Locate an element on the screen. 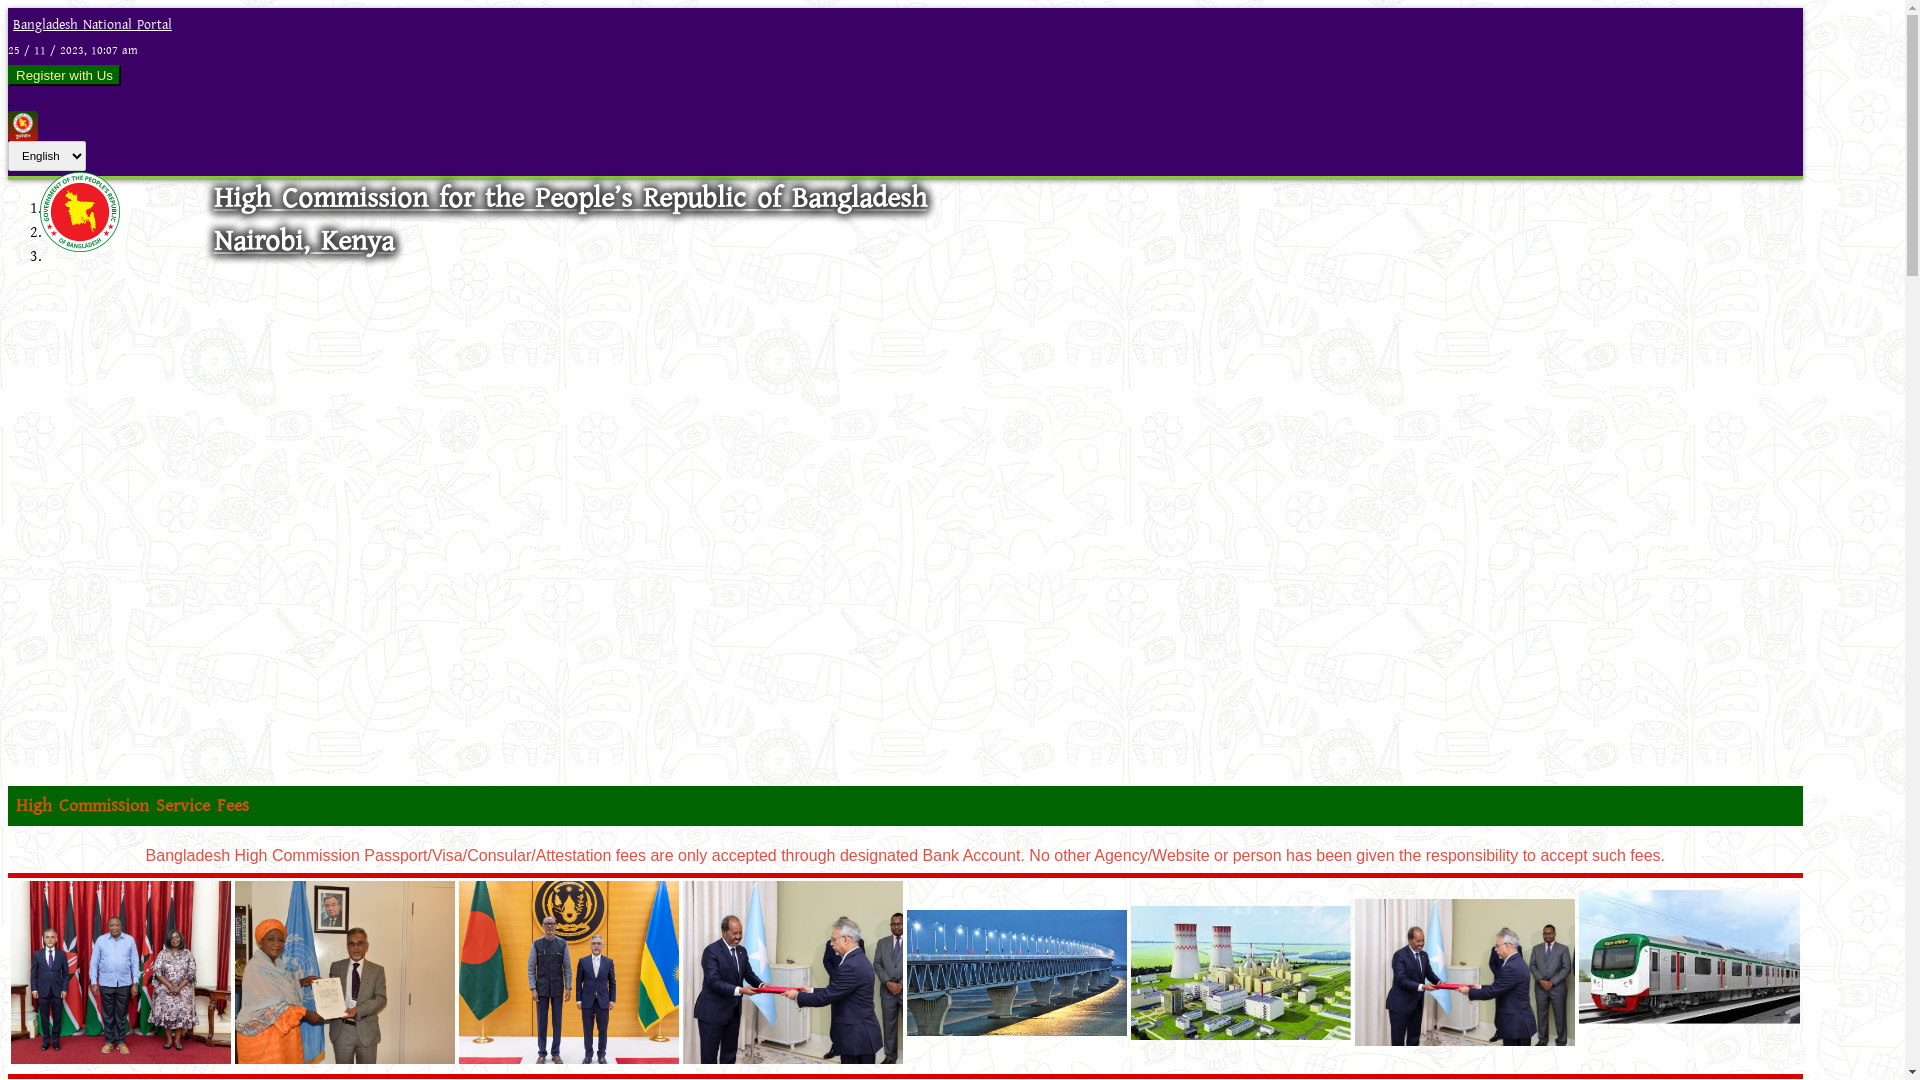  'Register with Us' is located at coordinates (64, 74).